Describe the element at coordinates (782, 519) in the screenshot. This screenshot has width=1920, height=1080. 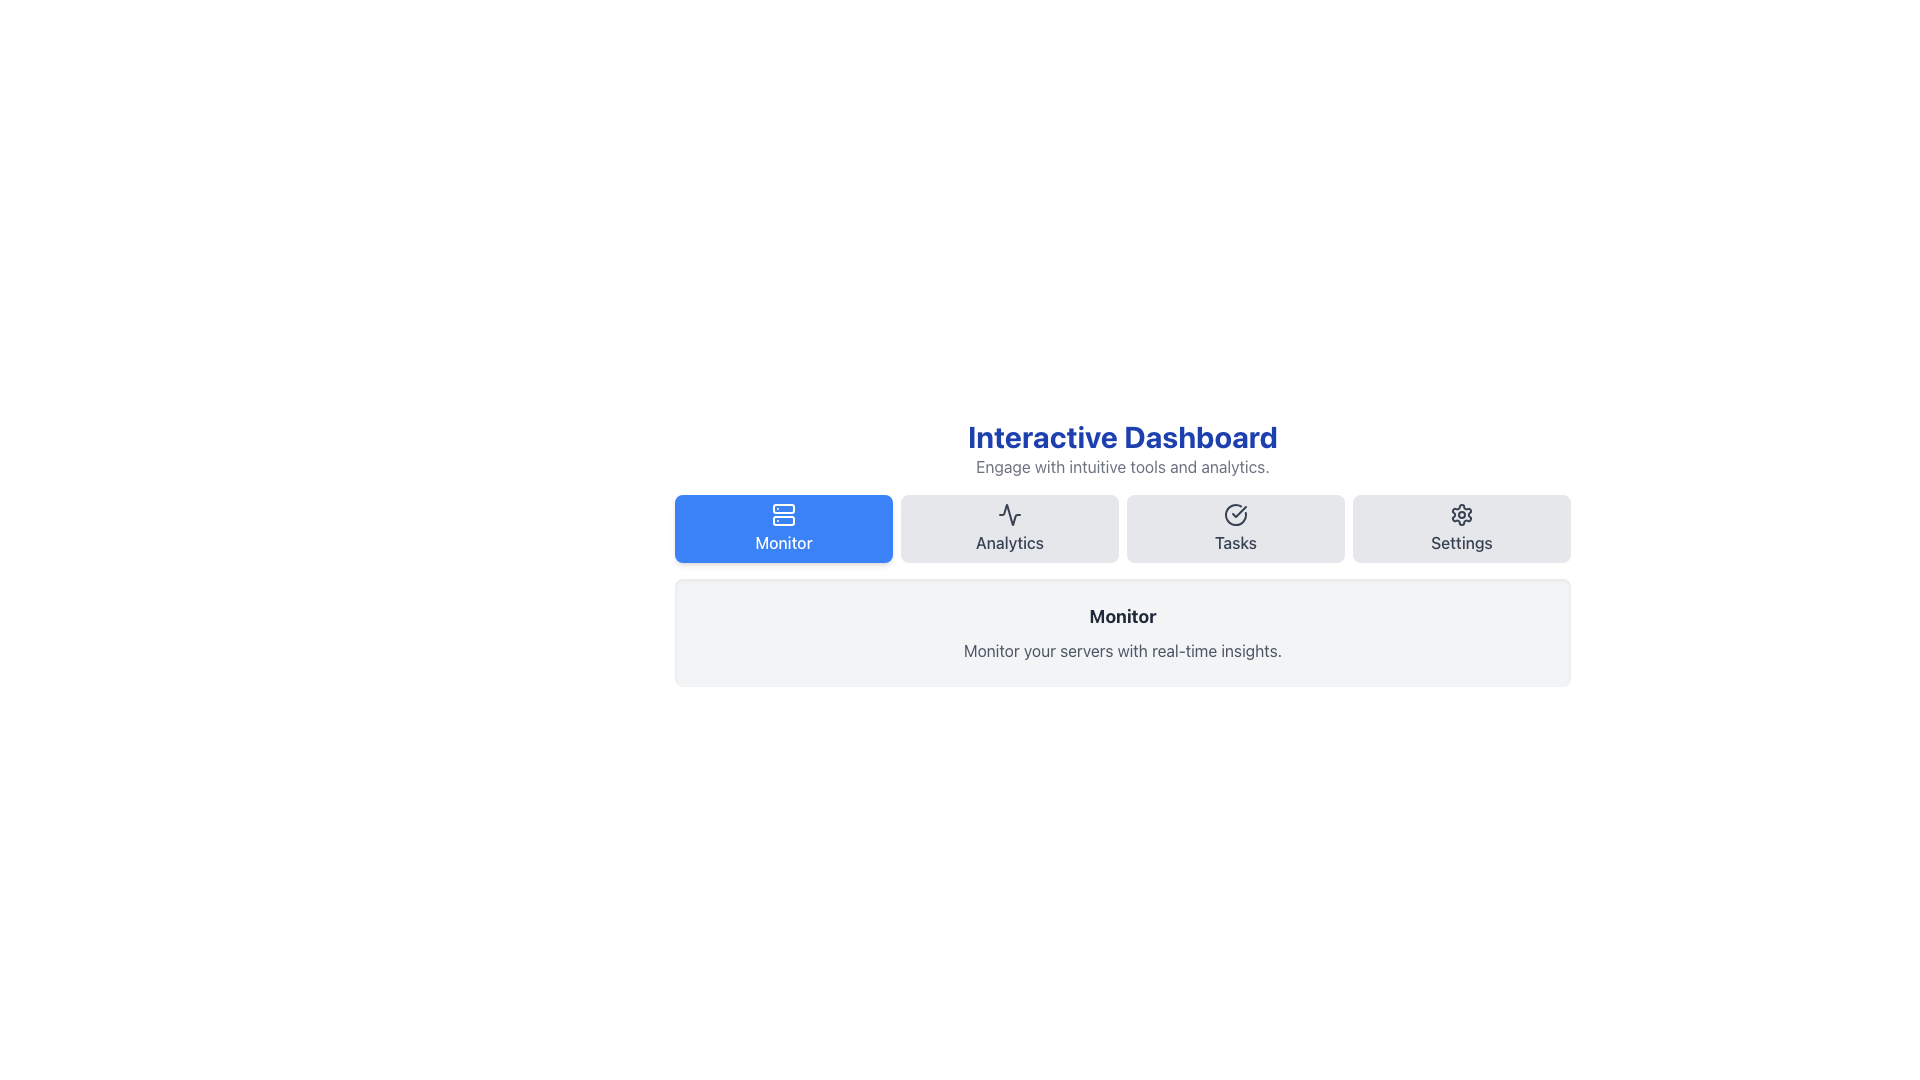
I see `the second rounded rectangle within the server stack icon located in the leftmost button of the horizontal navigation bar` at that location.